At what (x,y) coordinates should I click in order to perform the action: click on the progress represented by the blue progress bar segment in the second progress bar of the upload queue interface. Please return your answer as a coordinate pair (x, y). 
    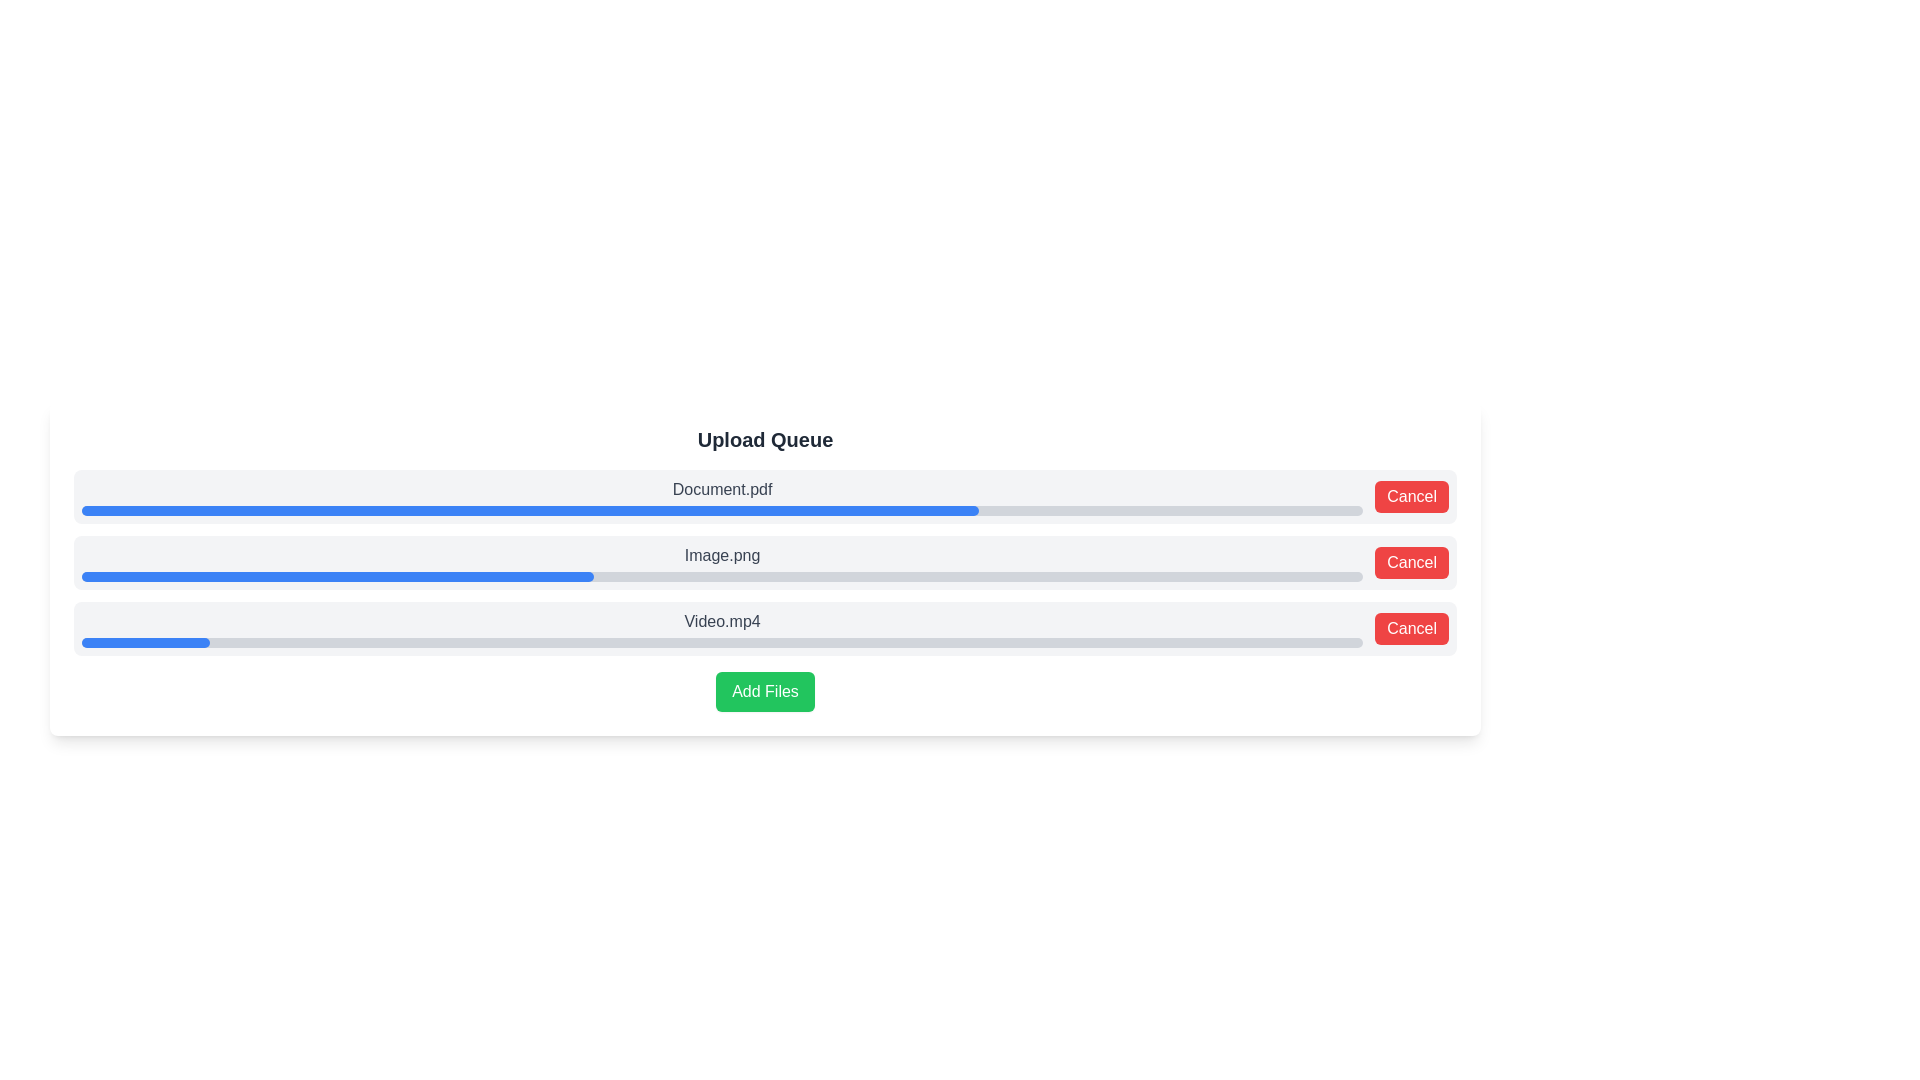
    Looking at the image, I should click on (338, 577).